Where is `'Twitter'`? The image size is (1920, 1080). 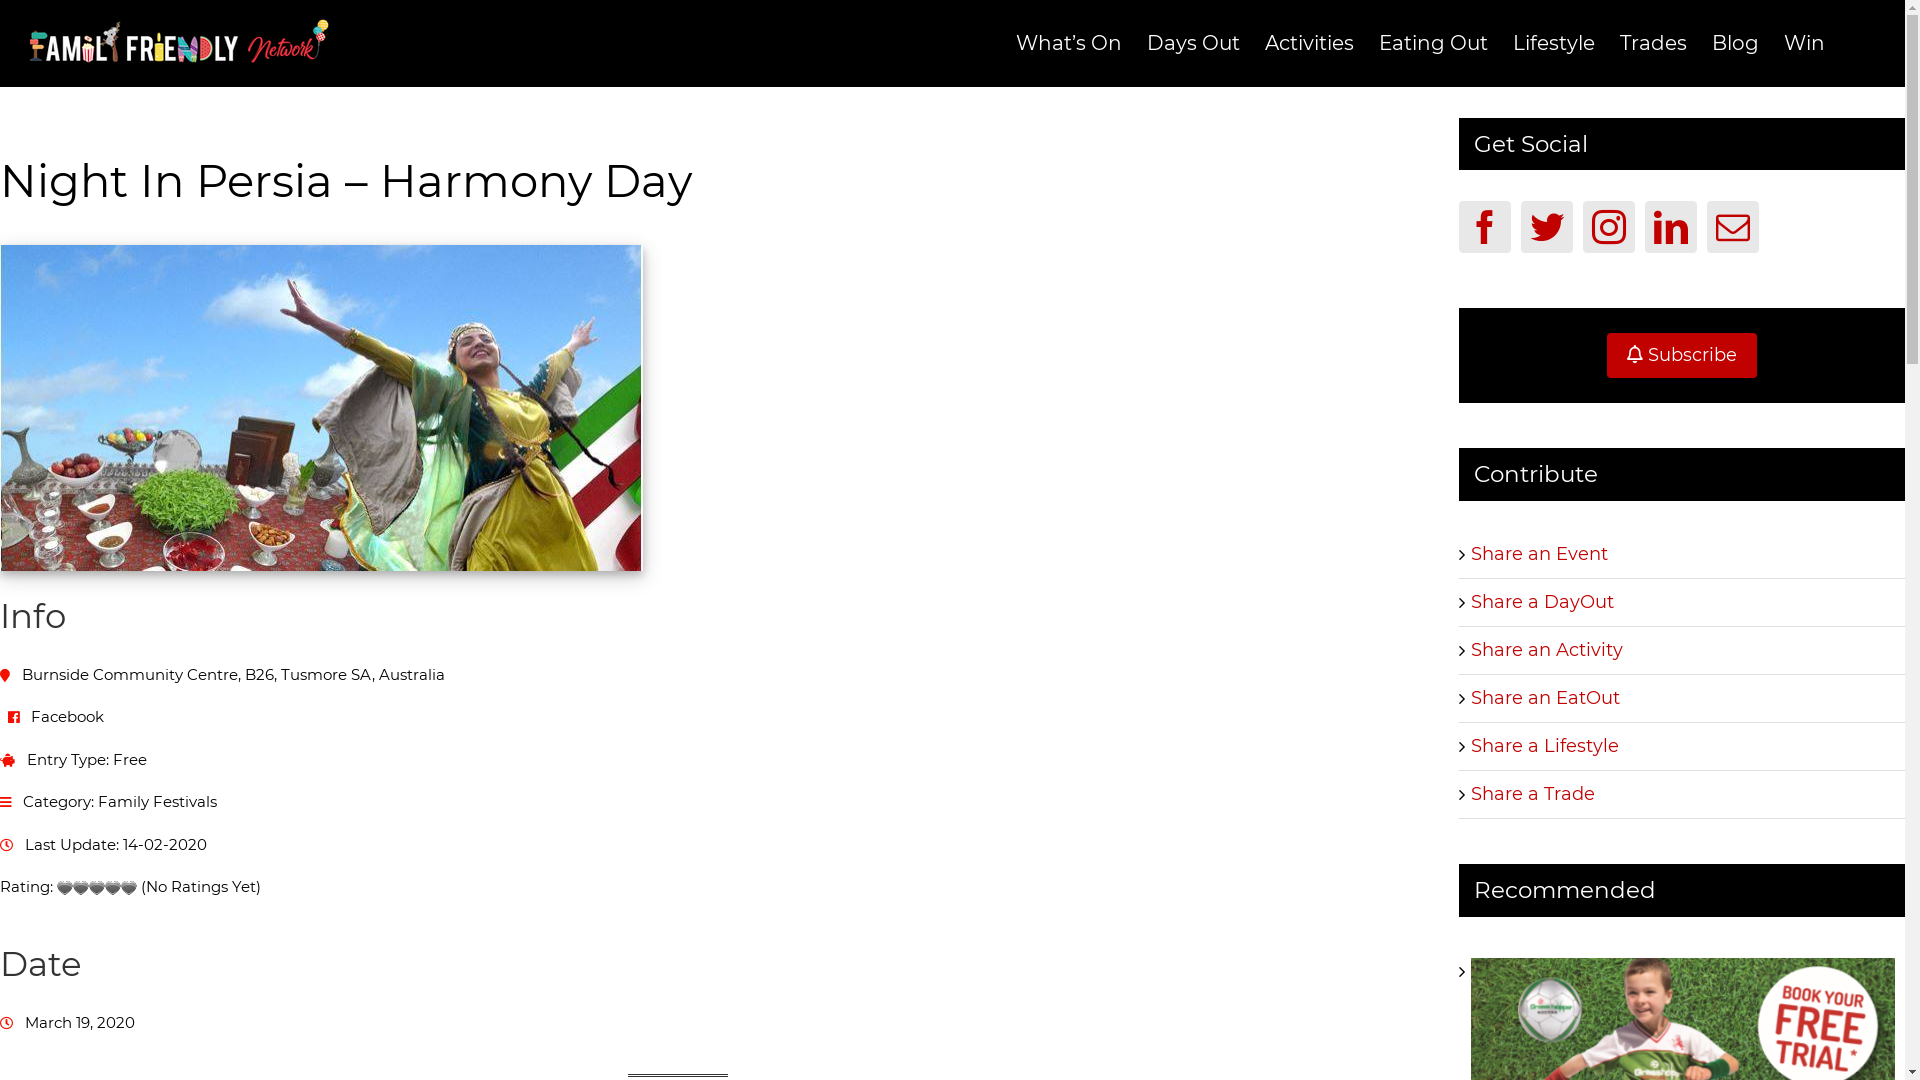 'Twitter' is located at coordinates (1545, 226).